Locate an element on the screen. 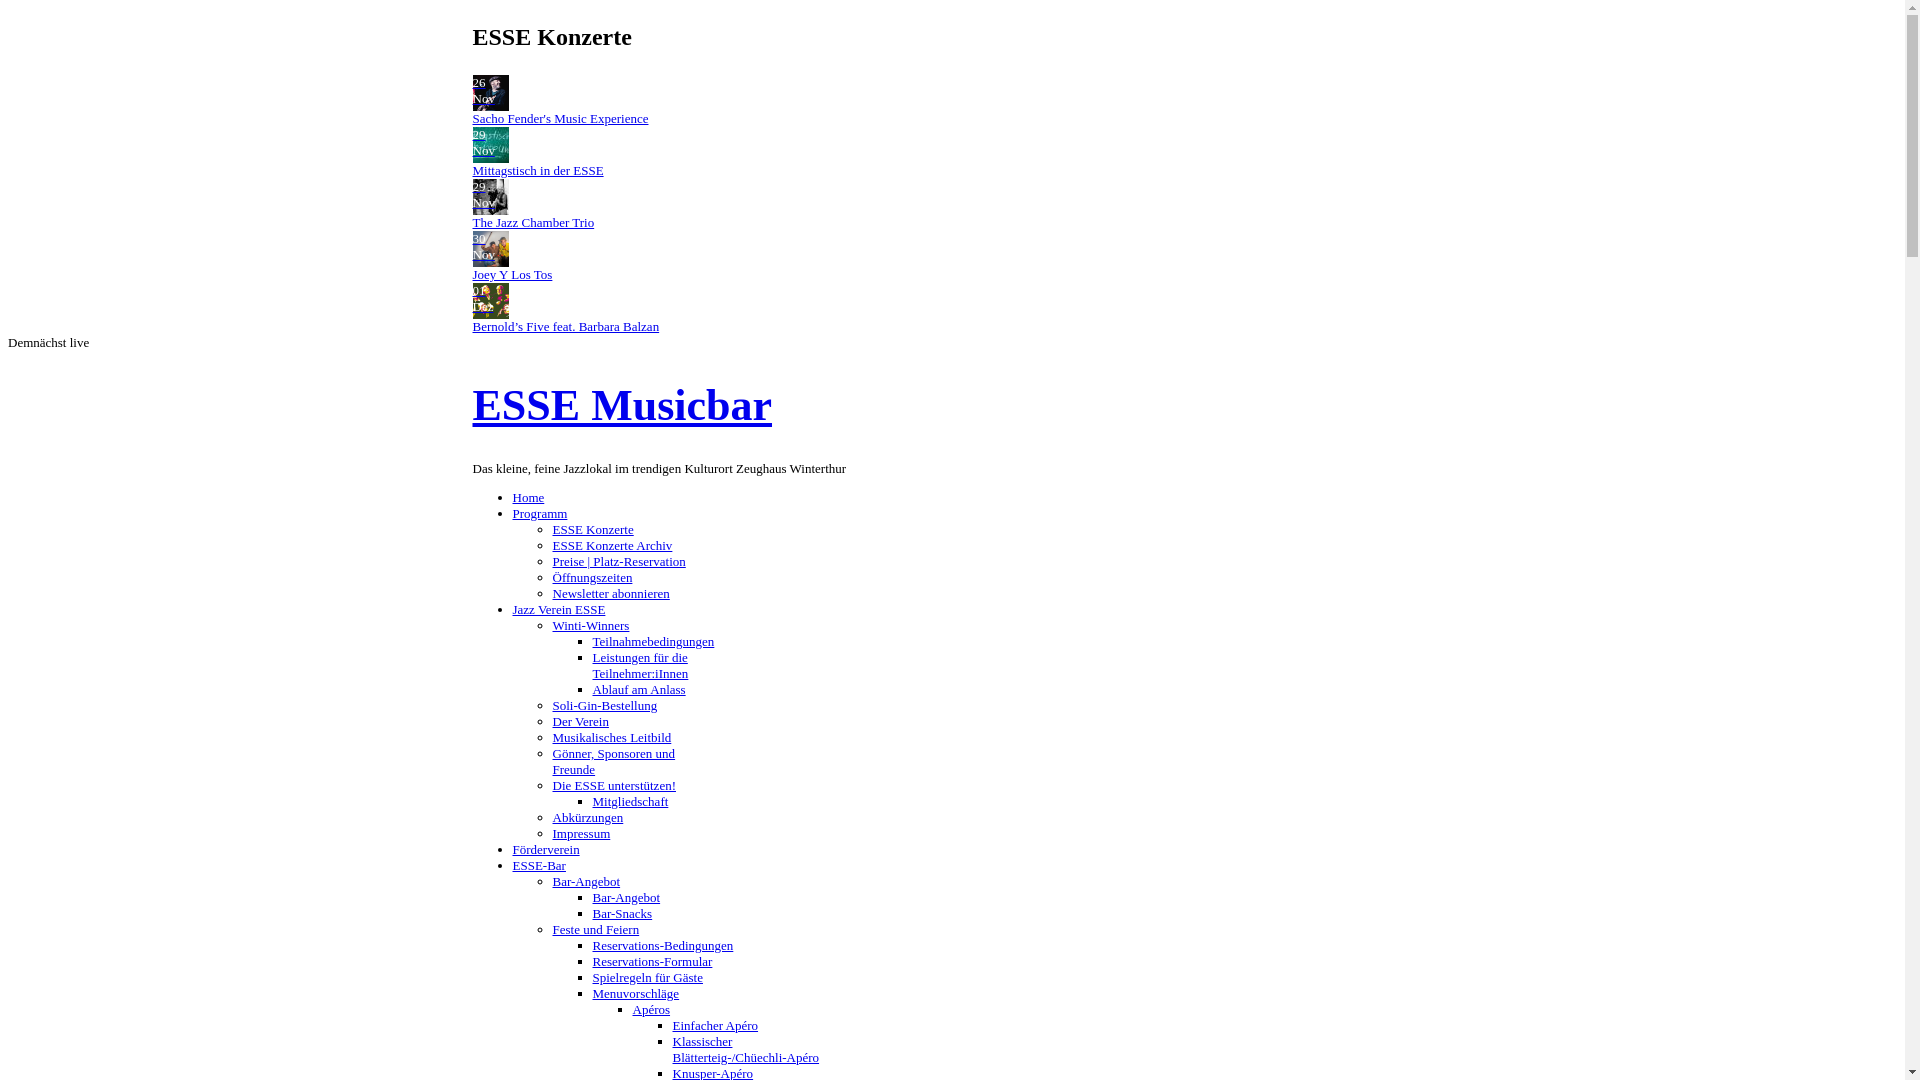 The image size is (1920, 1080). 'Winti-Winners' is located at coordinates (589, 624).